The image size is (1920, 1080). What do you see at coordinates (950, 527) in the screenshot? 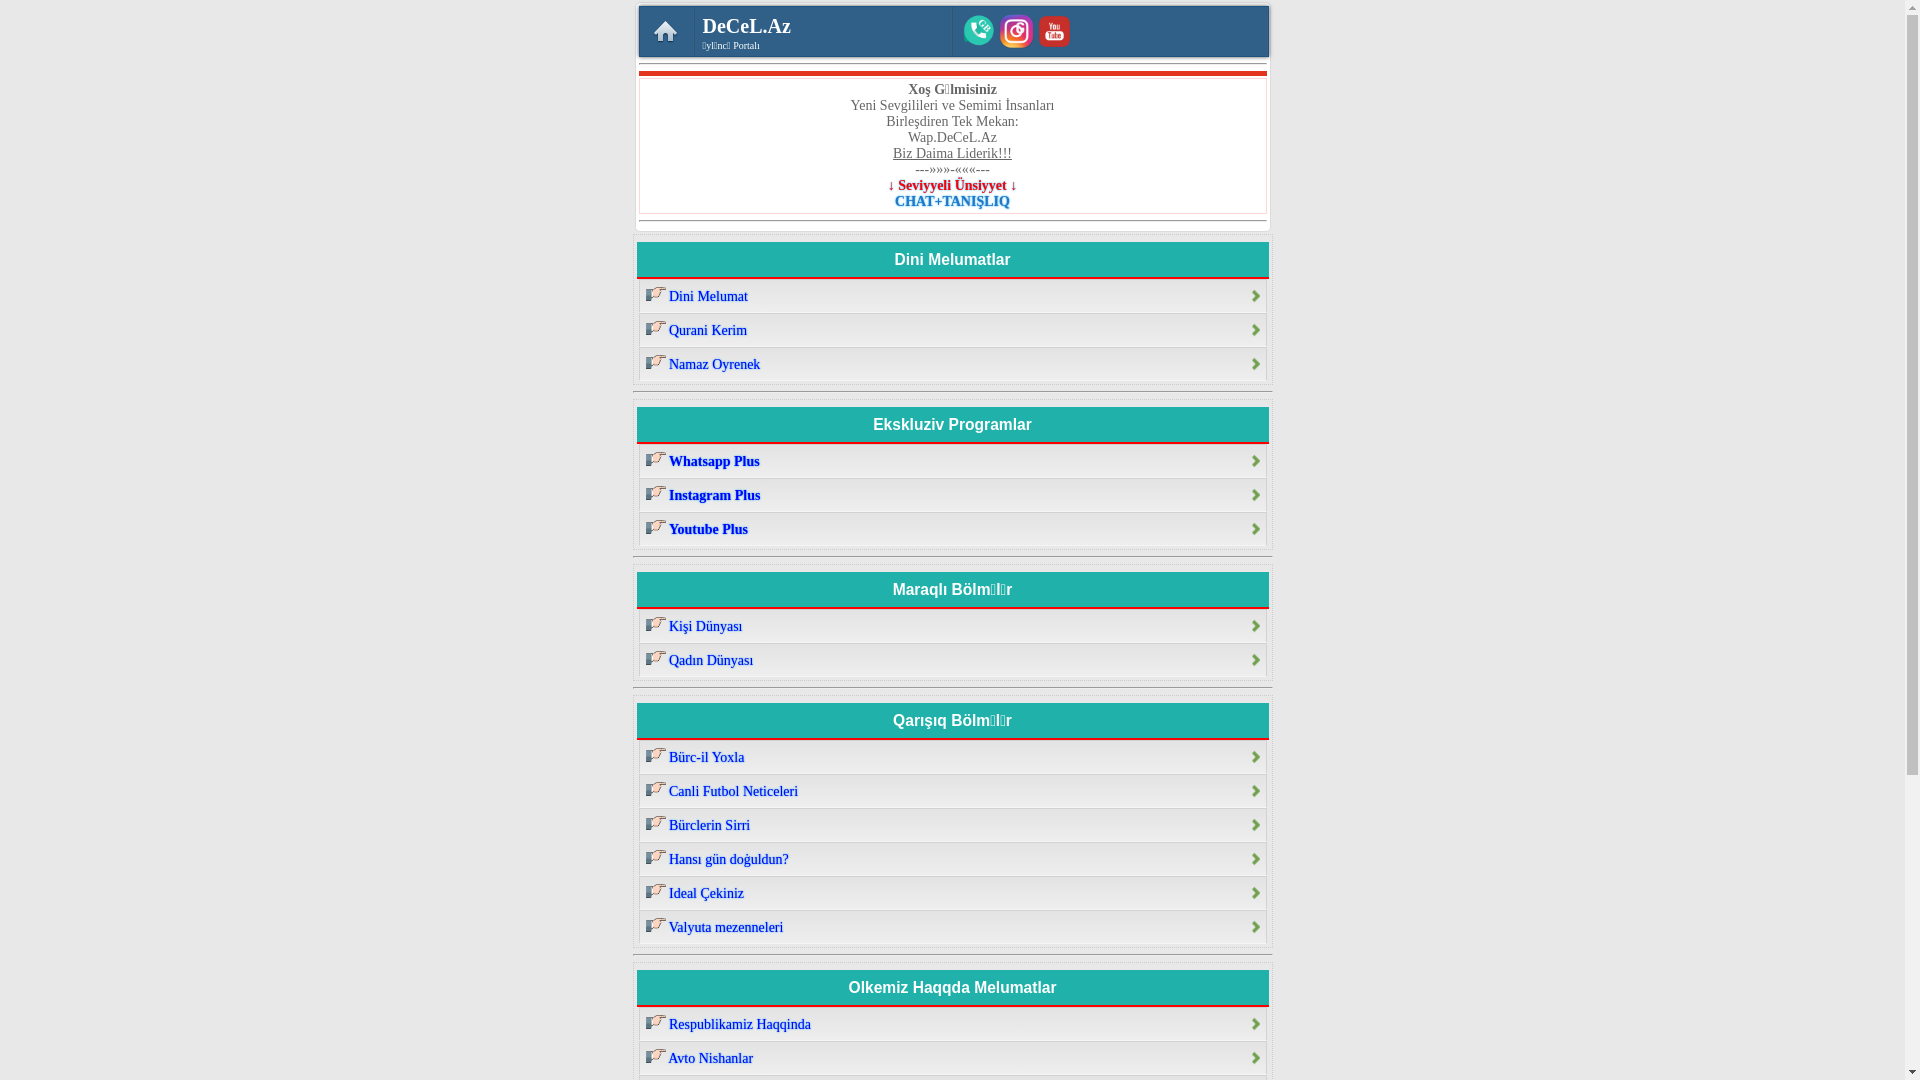
I see `'Youtube Plus'` at bounding box center [950, 527].